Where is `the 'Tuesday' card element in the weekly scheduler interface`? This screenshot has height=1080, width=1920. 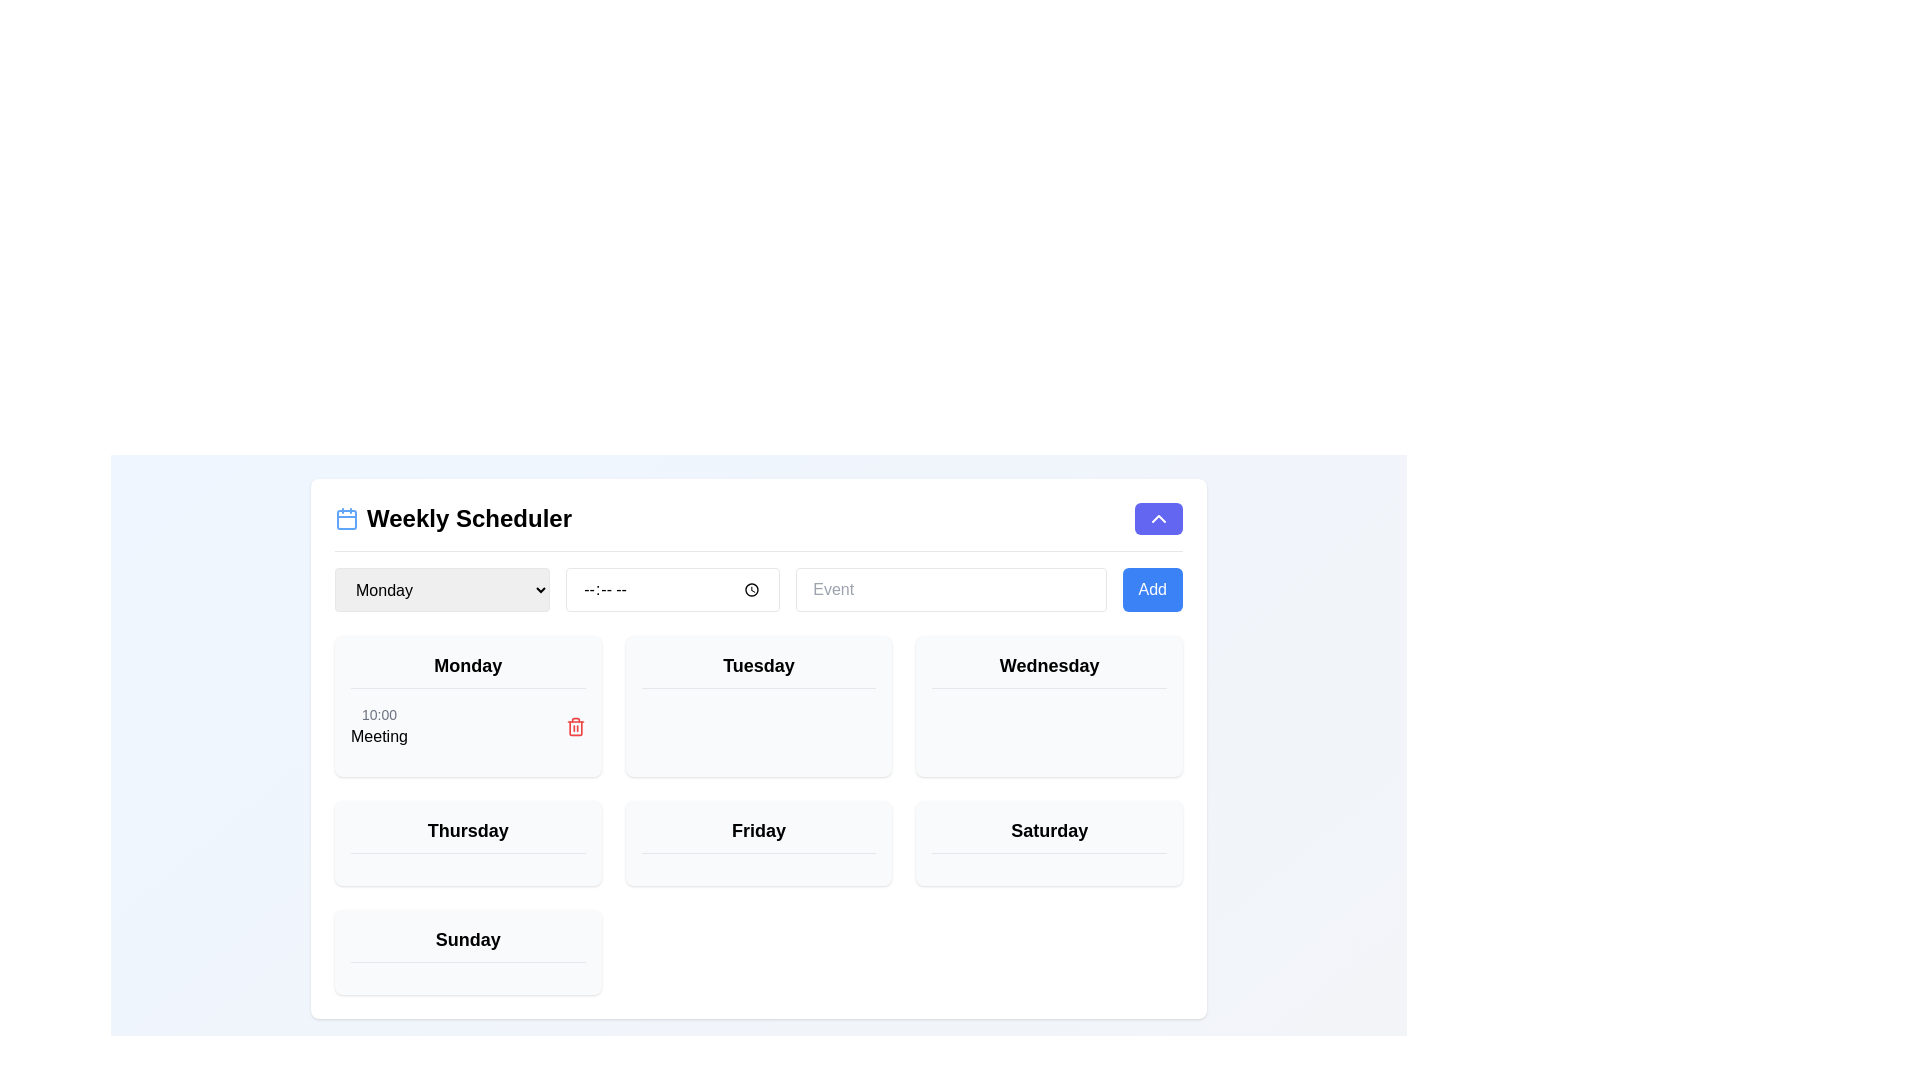 the 'Tuesday' card element in the weekly scheduler interface is located at coordinates (757, 705).